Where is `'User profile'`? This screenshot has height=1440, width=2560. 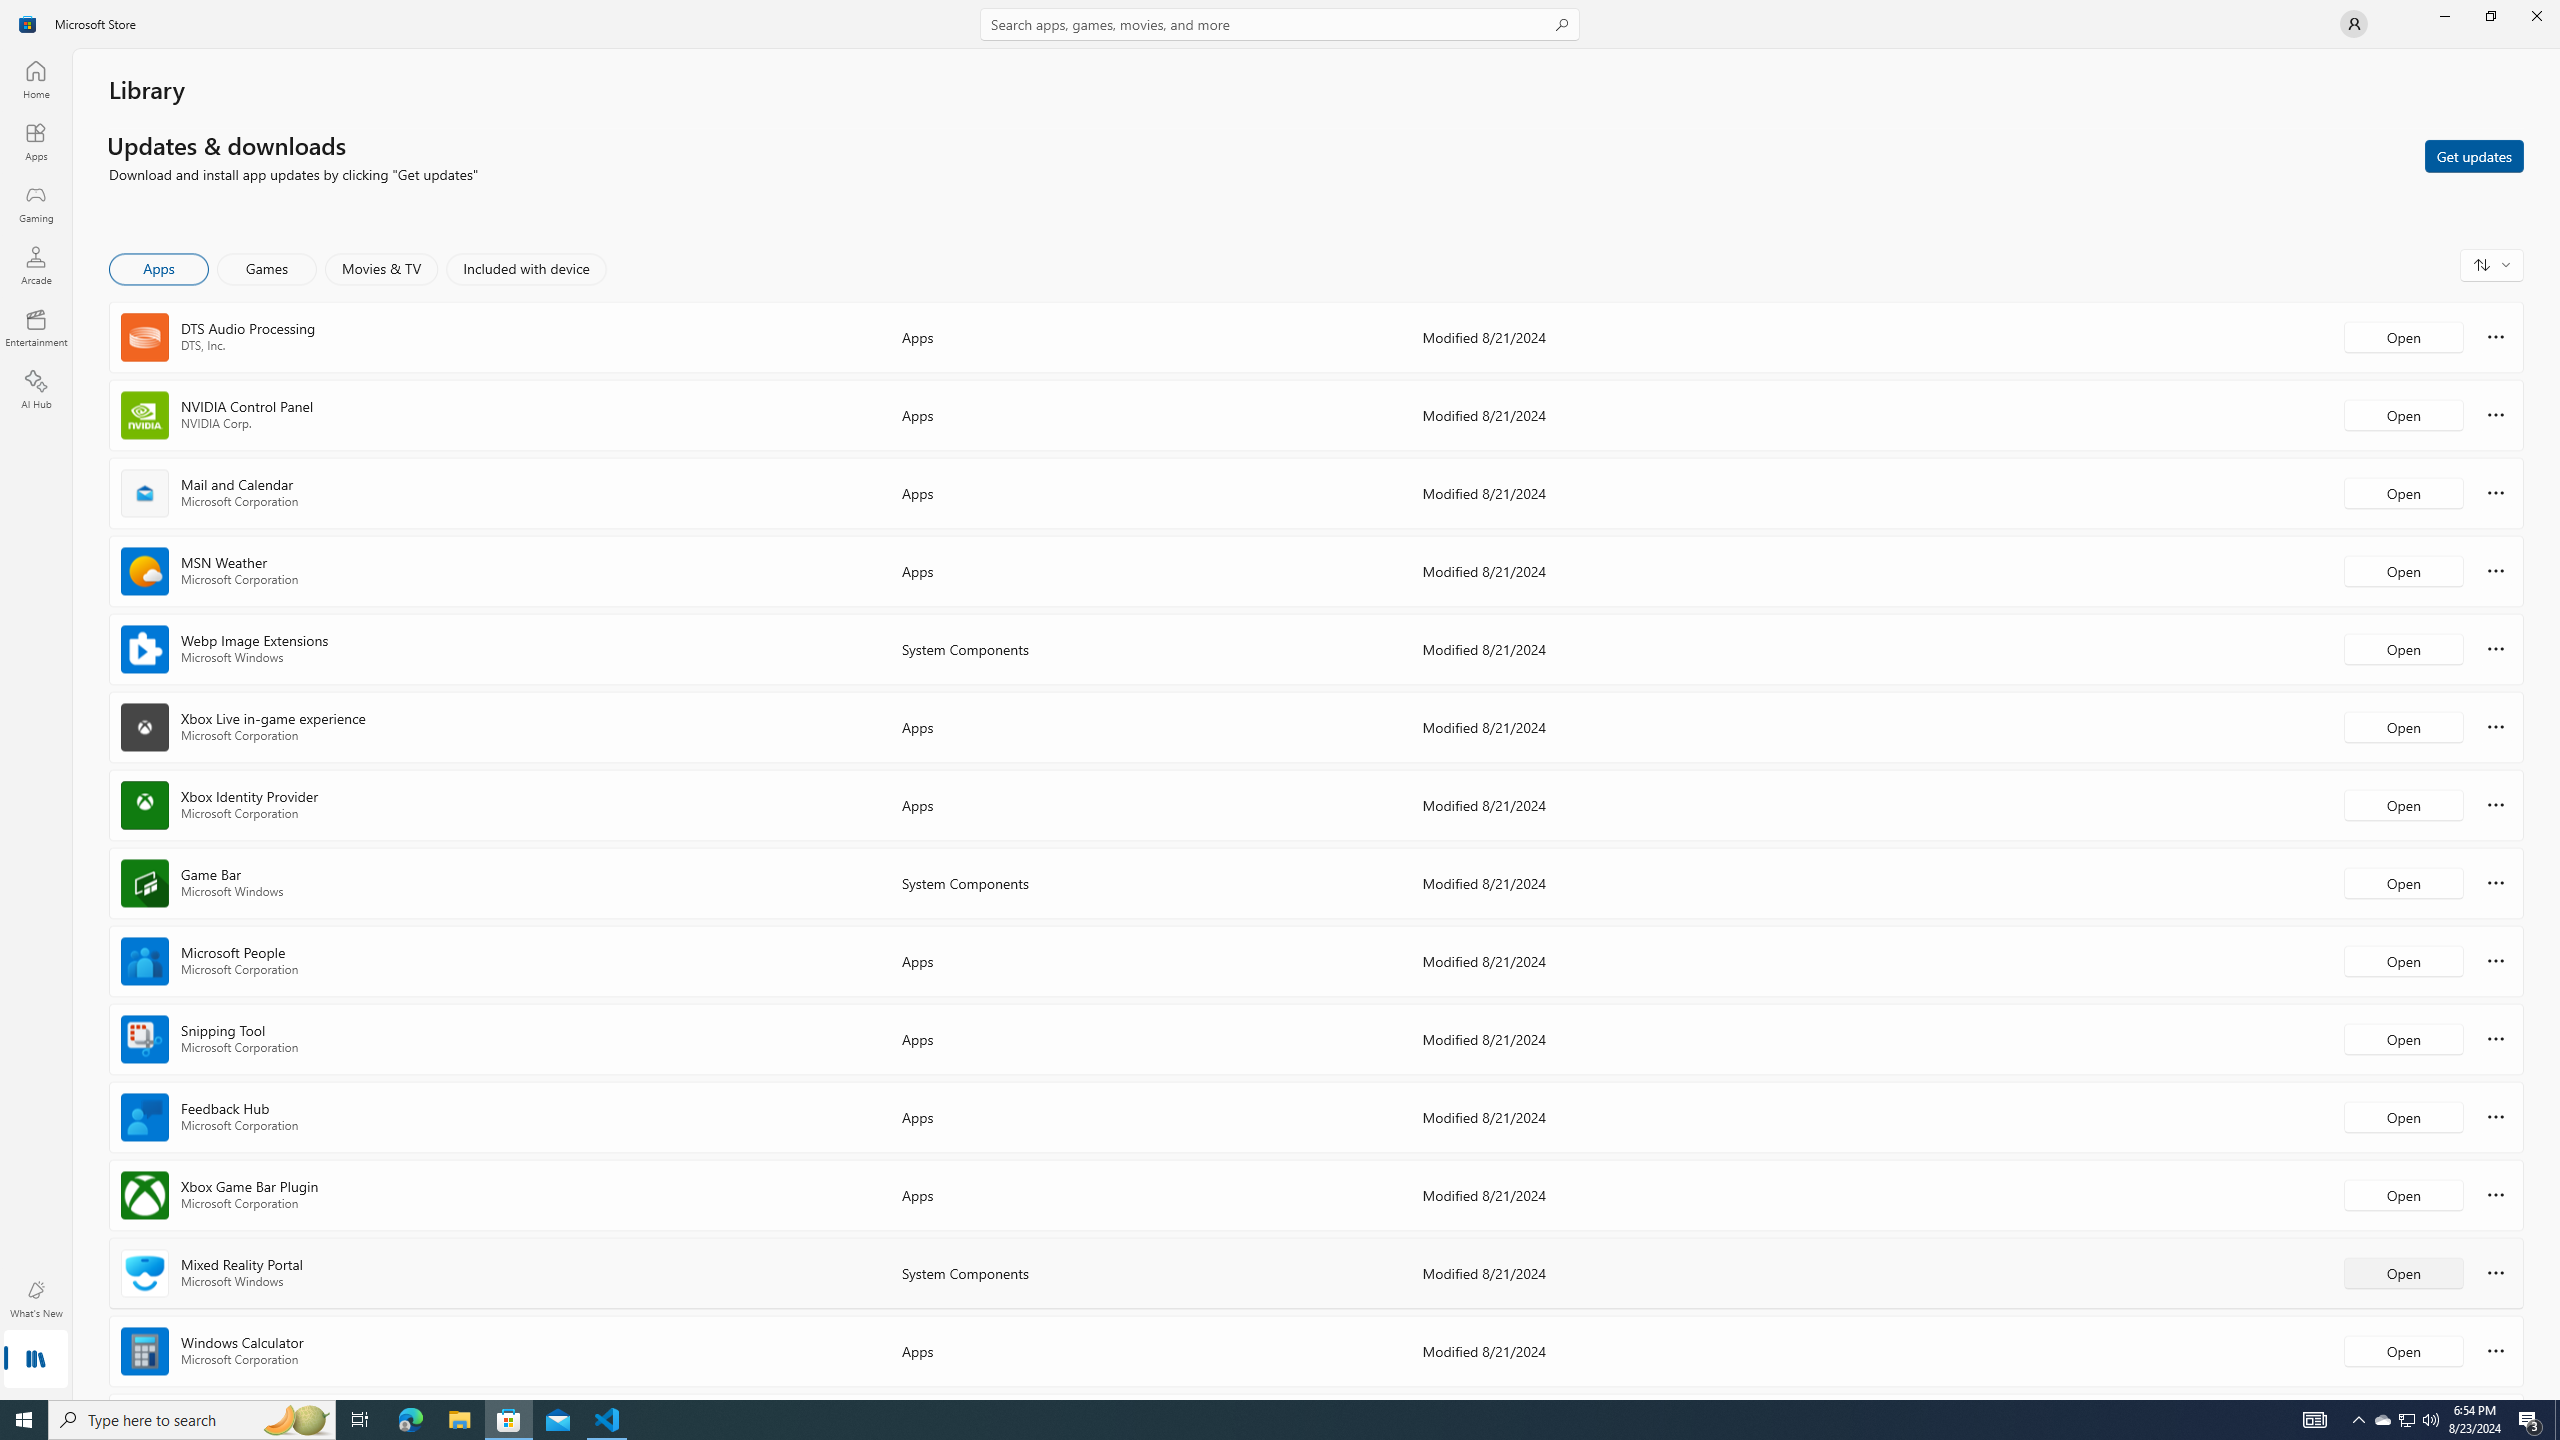
'User profile' is located at coordinates (2352, 22).